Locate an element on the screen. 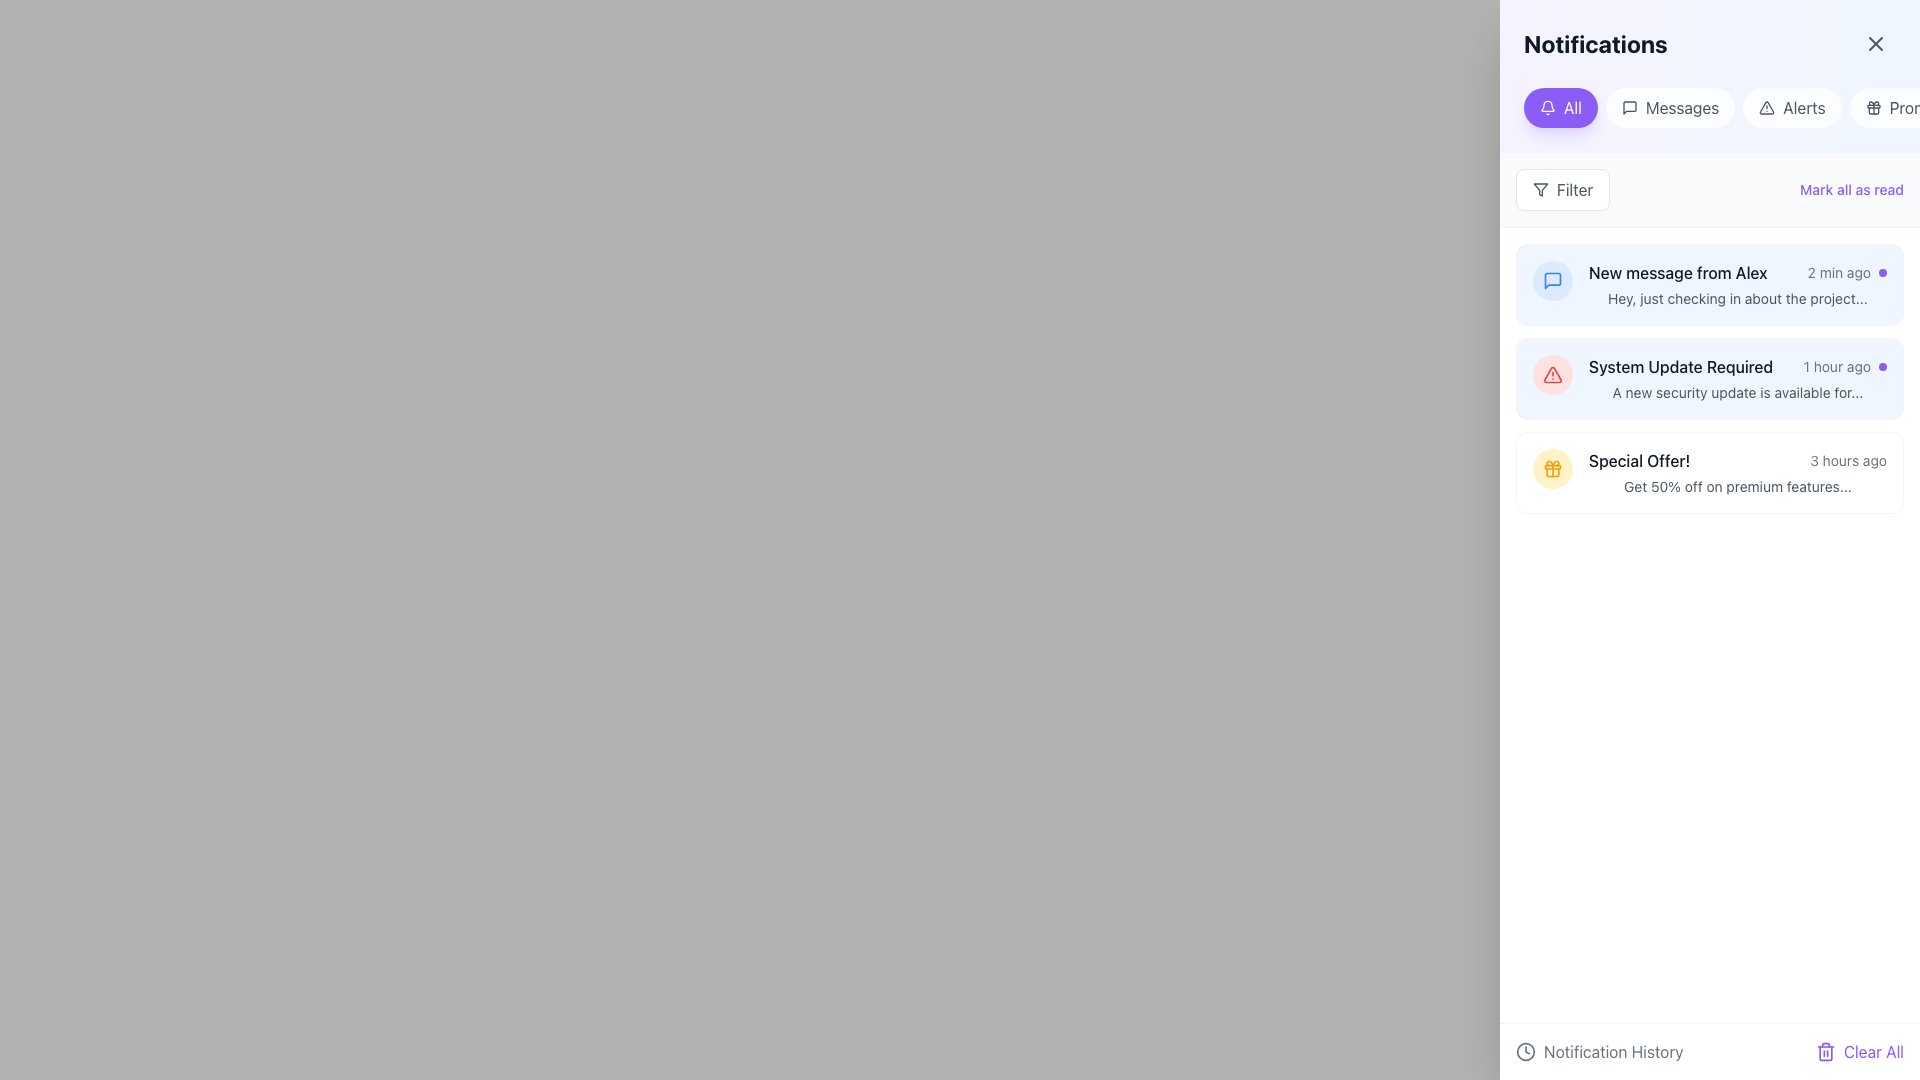 This screenshot has height=1080, width=1920. the static text label indicating a special offer in the right-hand notification panel, which is the foremost text on the third notification entry from the top is located at coordinates (1639, 461).